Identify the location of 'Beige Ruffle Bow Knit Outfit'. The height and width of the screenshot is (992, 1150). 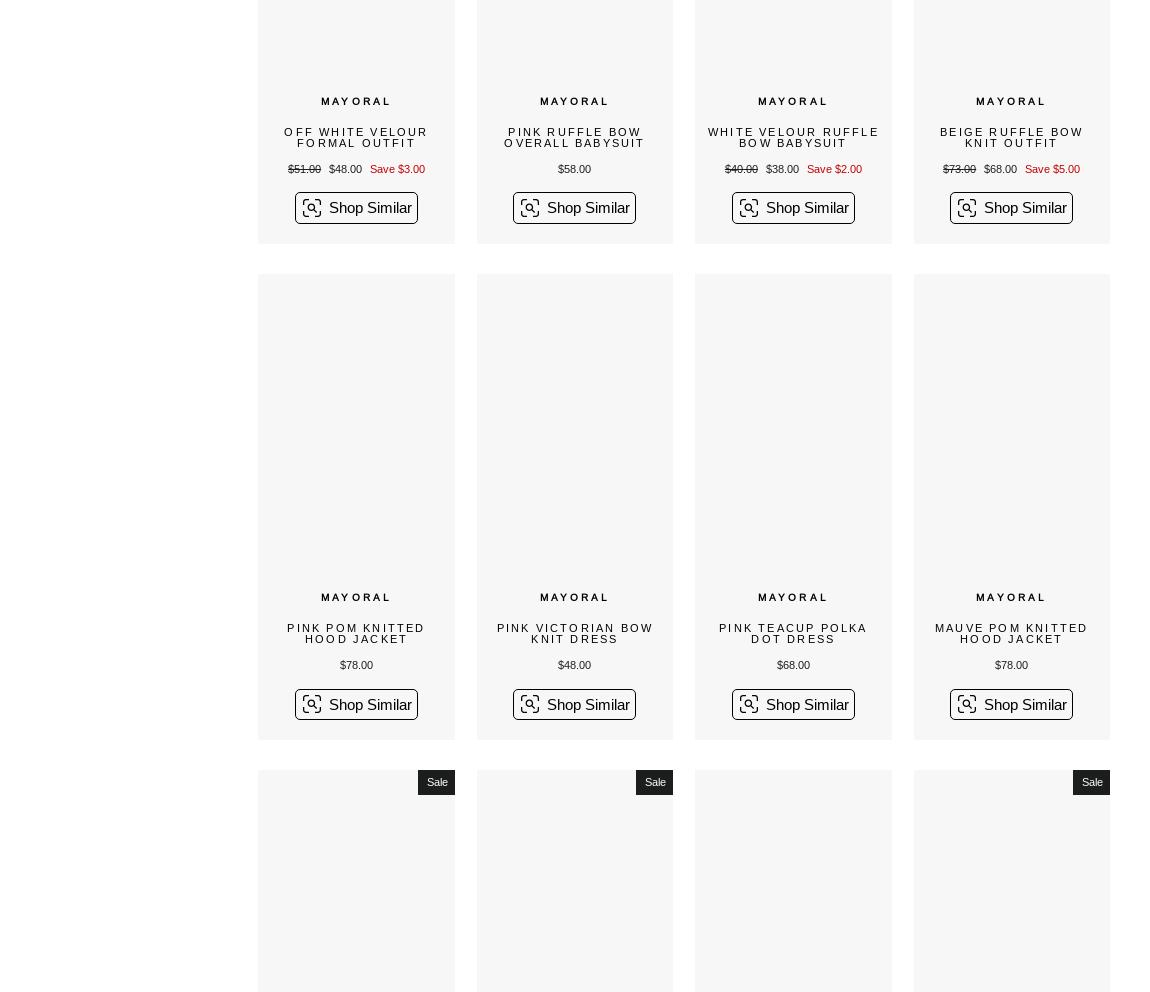
(1011, 136).